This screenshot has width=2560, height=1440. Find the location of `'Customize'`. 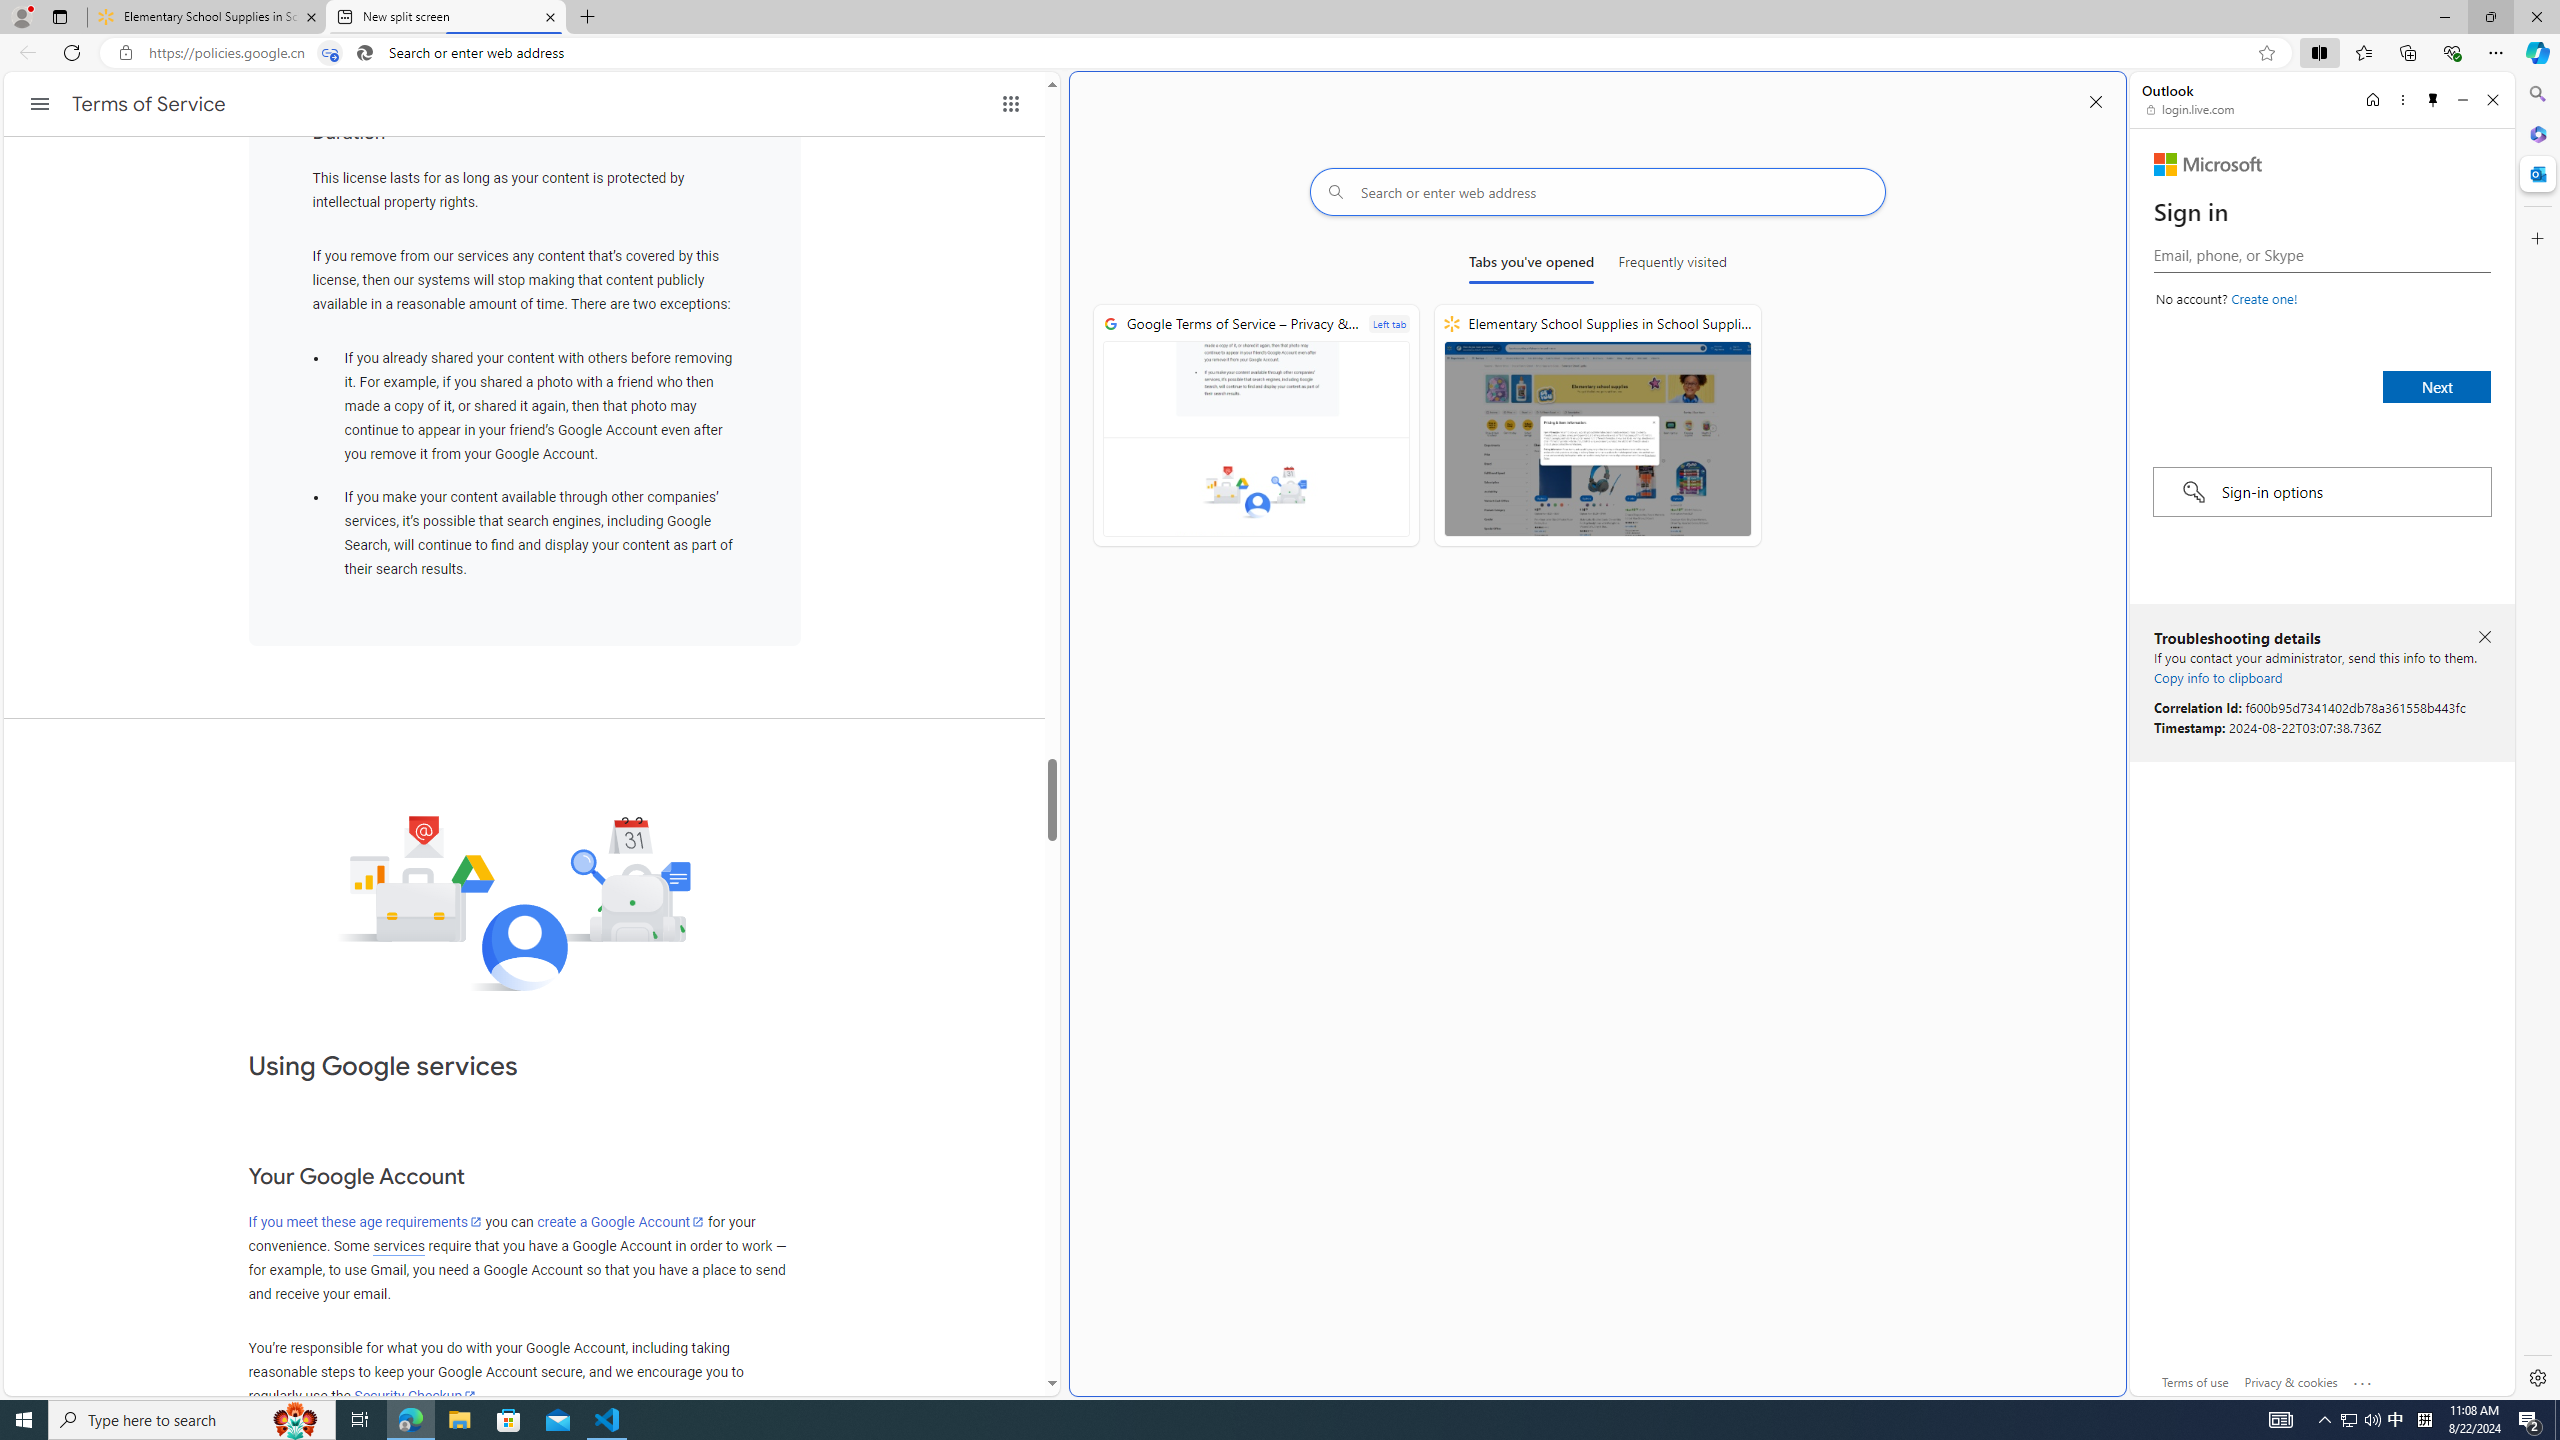

'Customize' is located at coordinates (2535, 237).